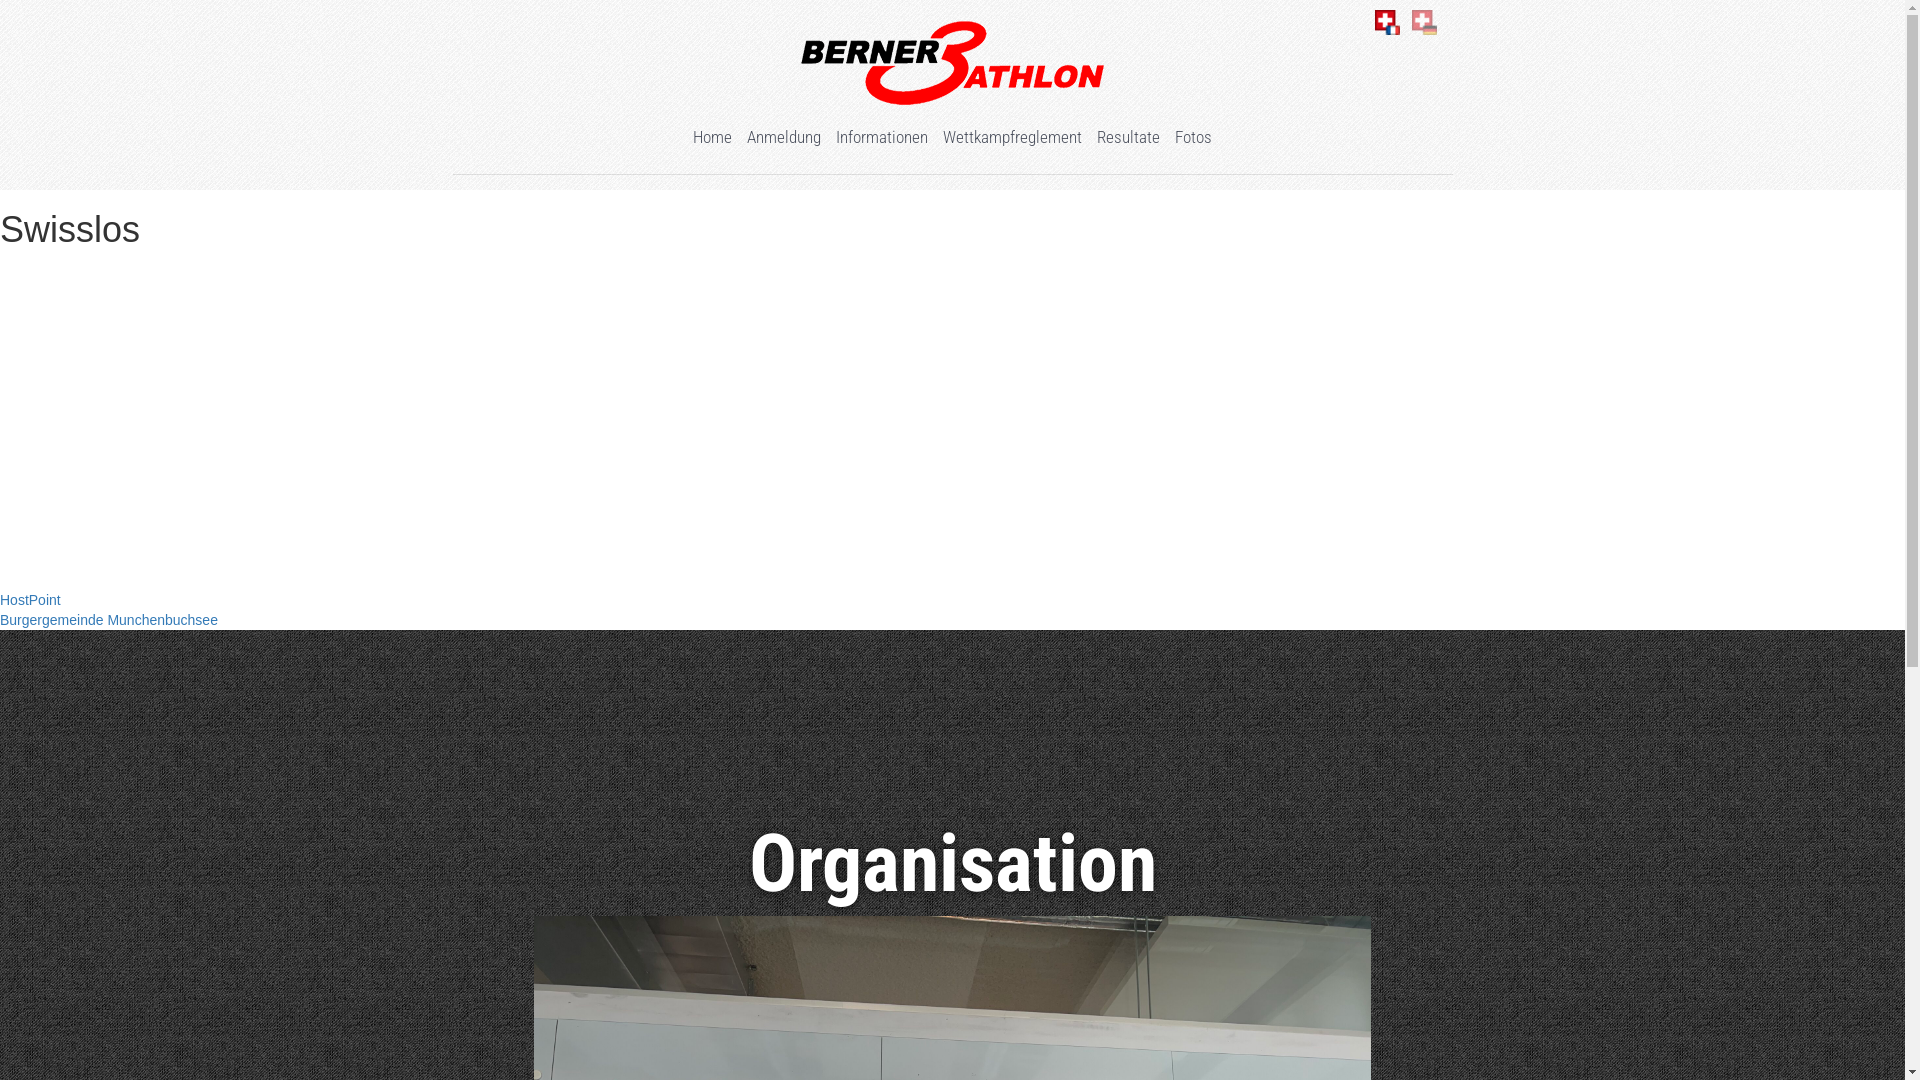 The width and height of the screenshot is (1920, 1080). I want to click on 'Burgergemeinde Munchenbuchsee', so click(0, 619).